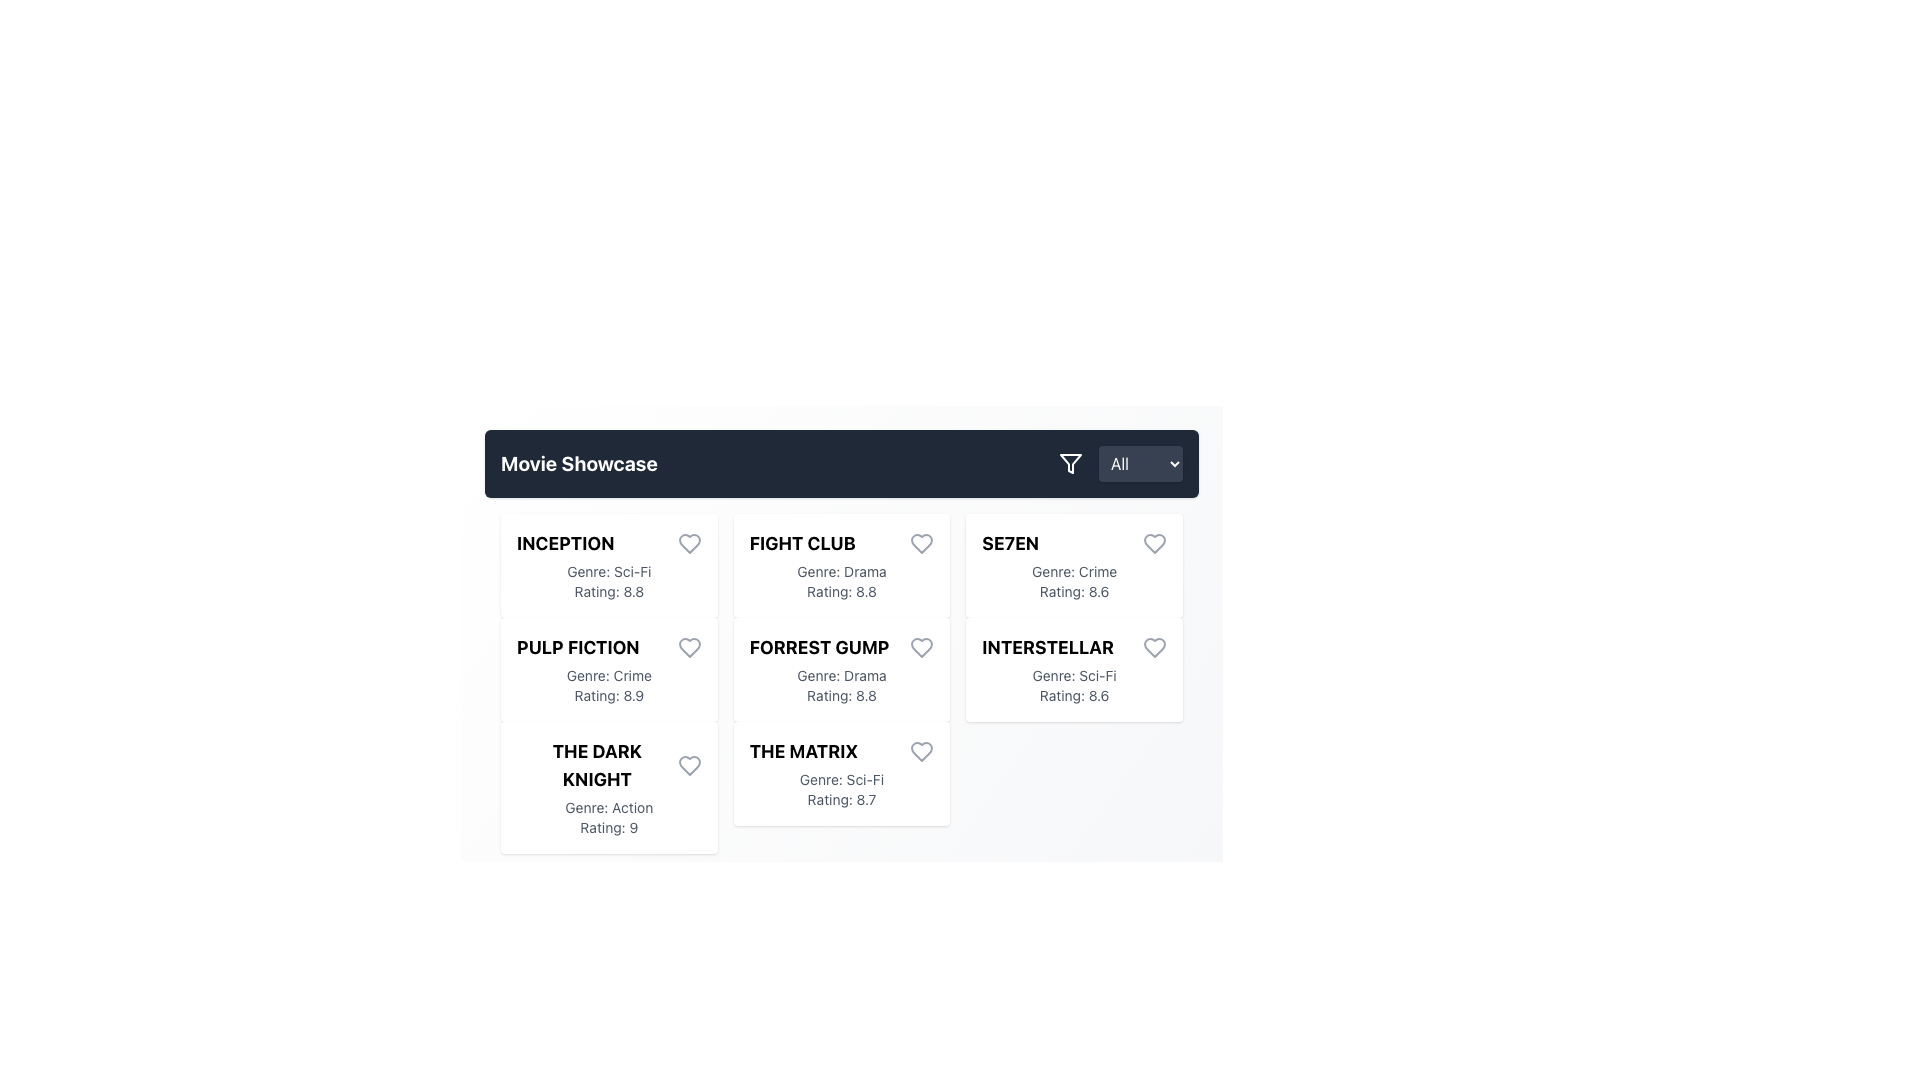  What do you see at coordinates (841, 789) in the screenshot?
I see `the static text display containing 'Genre: Sci-Fi' and 'Rating: 8.7' located in the card for 'The Matrix' in the second row, third column of the layout grid` at bounding box center [841, 789].